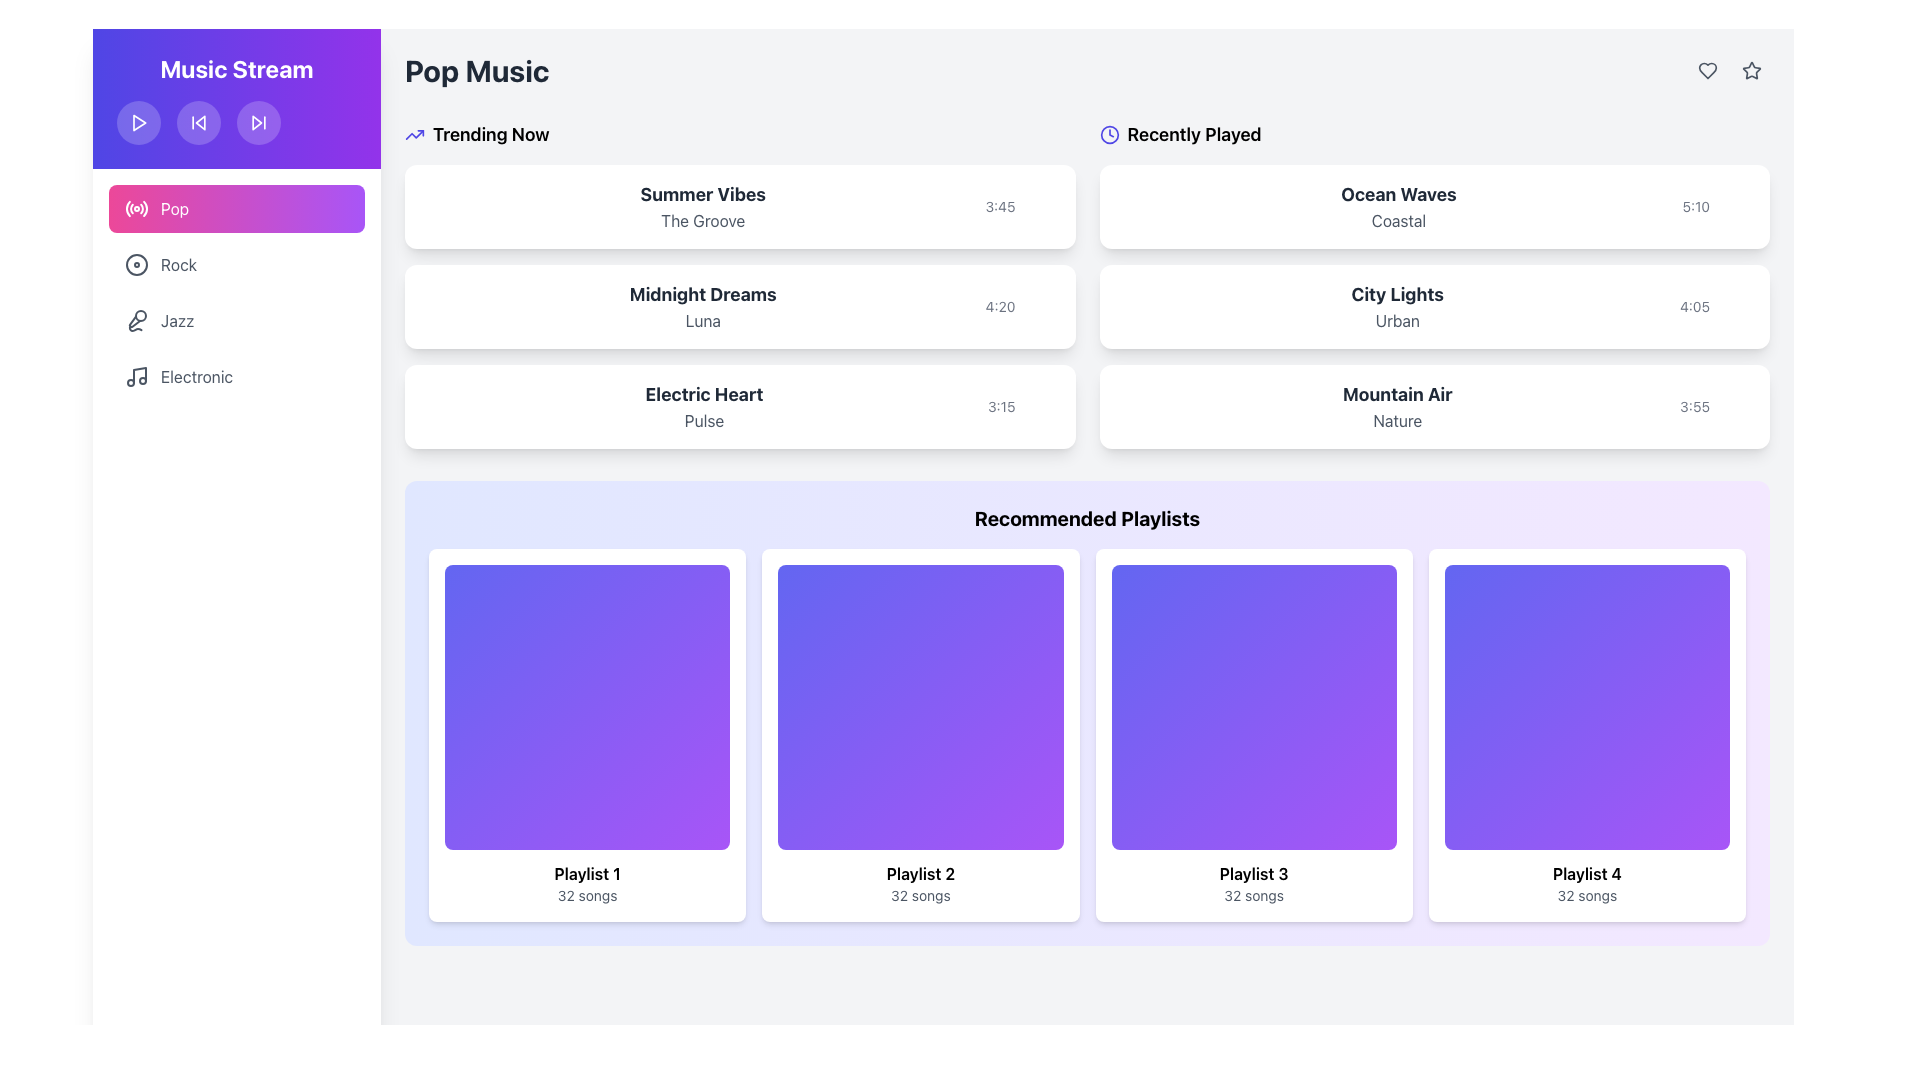 The width and height of the screenshot is (1920, 1080). What do you see at coordinates (1586, 873) in the screenshot?
I see `the text label reading 'Playlist 4', which is styled with a bold and larger font and is positioned above the label '32 songs' in the 'Recommended Playlists' section` at bounding box center [1586, 873].